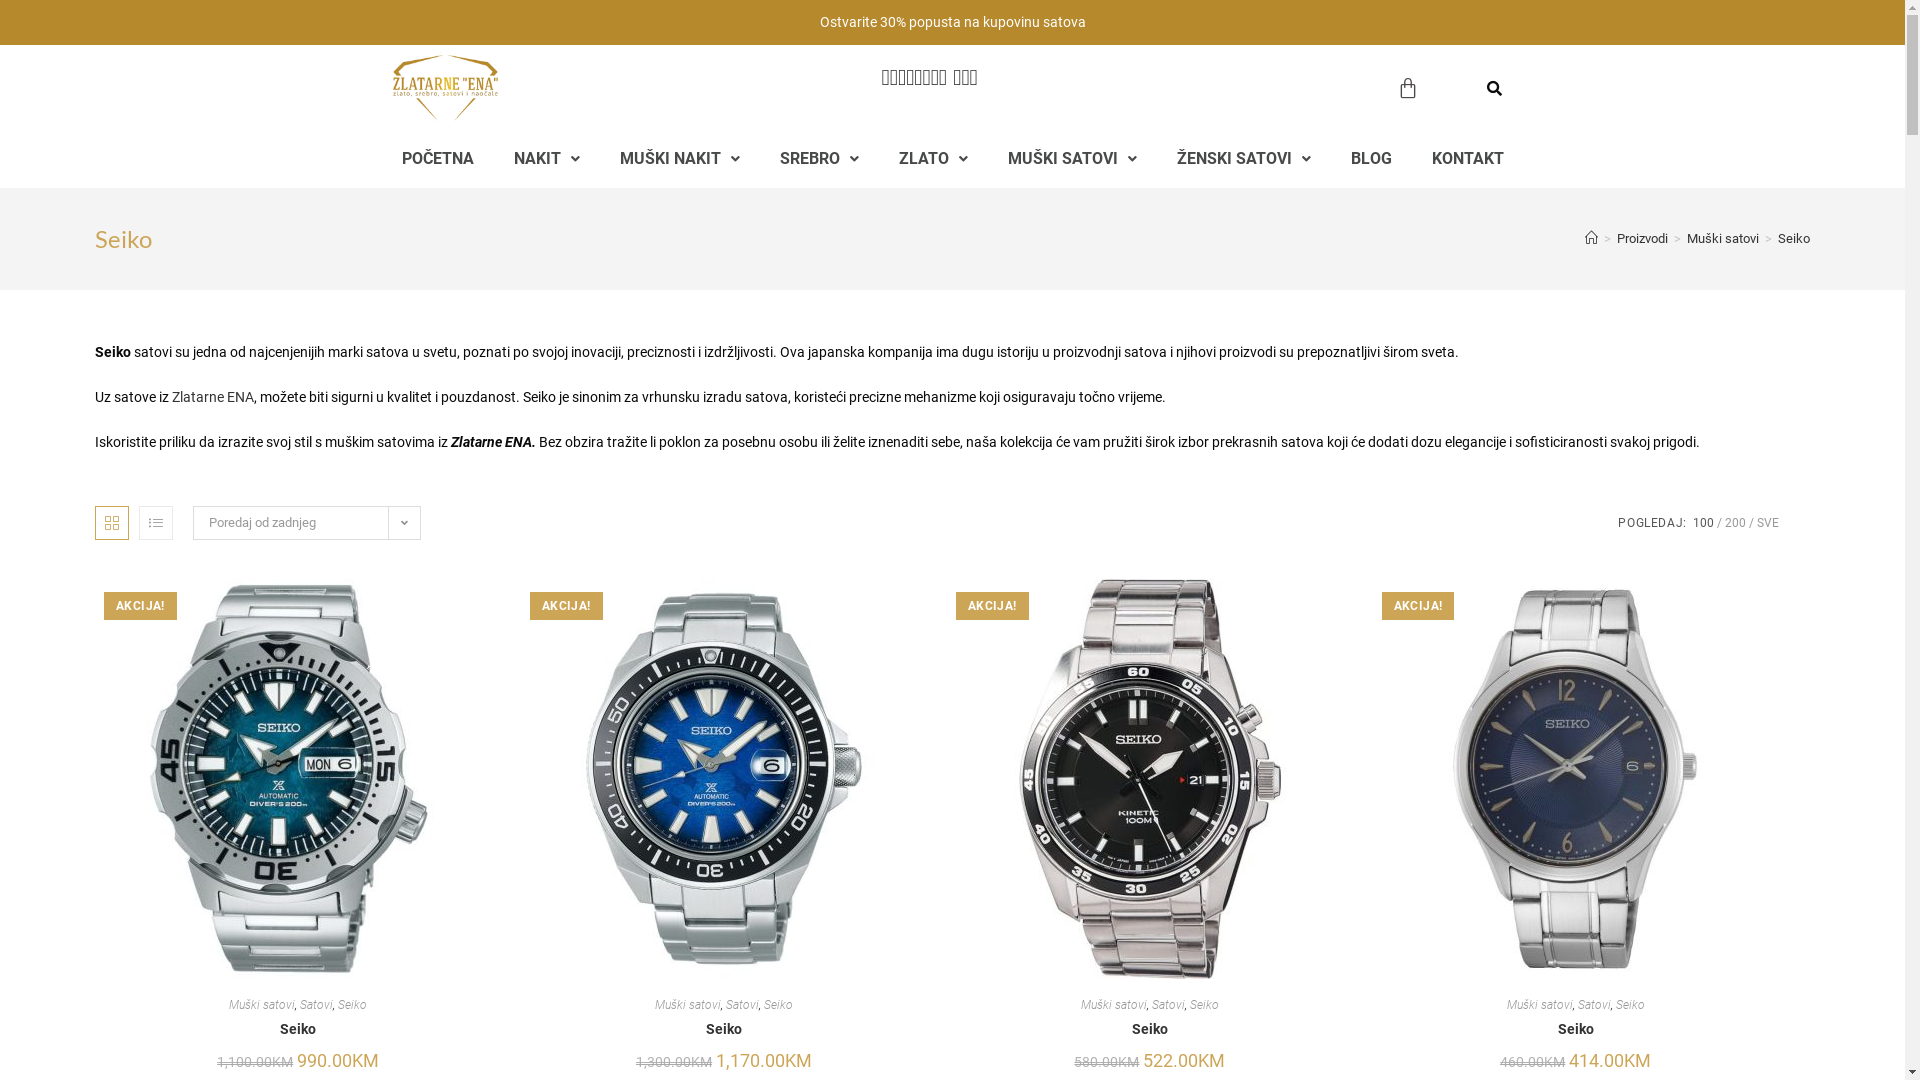 The height and width of the screenshot is (1080, 1920). Describe the element at coordinates (1734, 522) in the screenshot. I see `'200'` at that location.